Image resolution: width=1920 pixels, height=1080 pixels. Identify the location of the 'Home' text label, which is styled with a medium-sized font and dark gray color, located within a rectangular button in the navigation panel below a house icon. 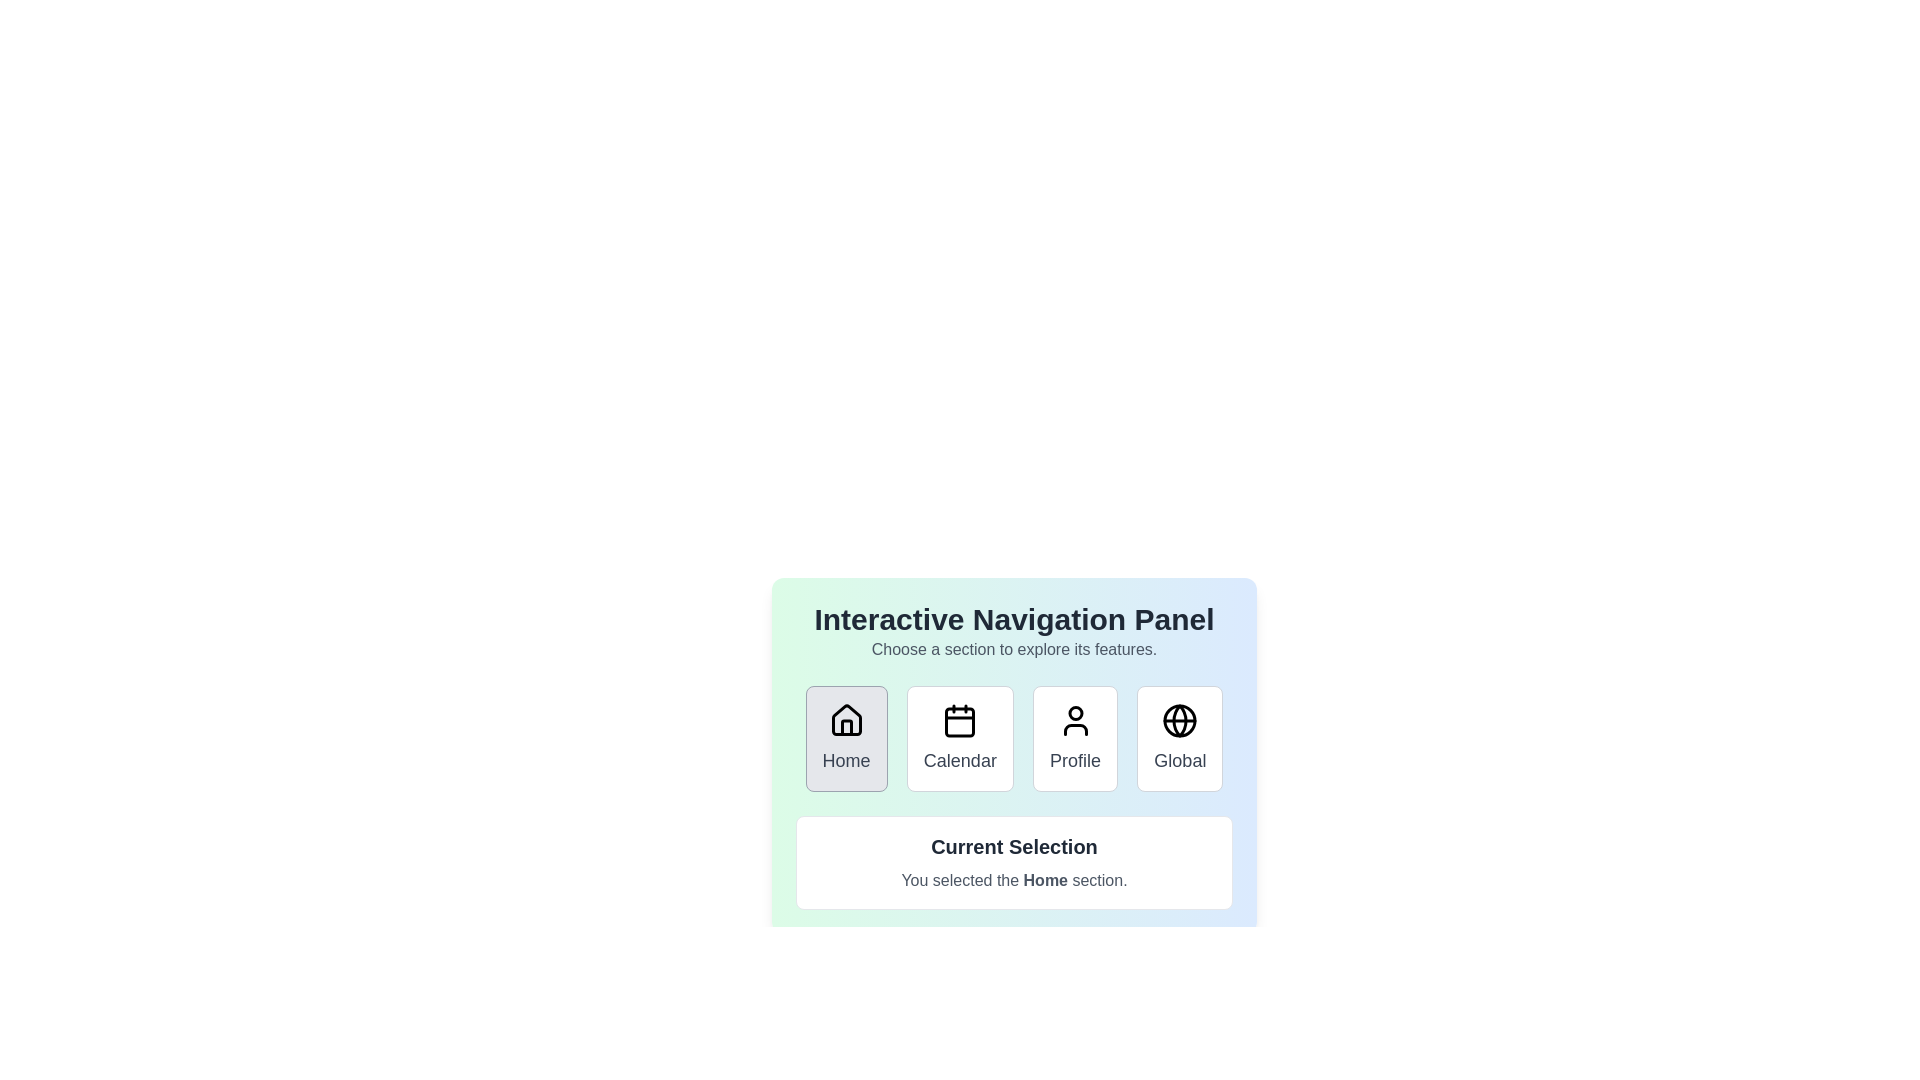
(846, 760).